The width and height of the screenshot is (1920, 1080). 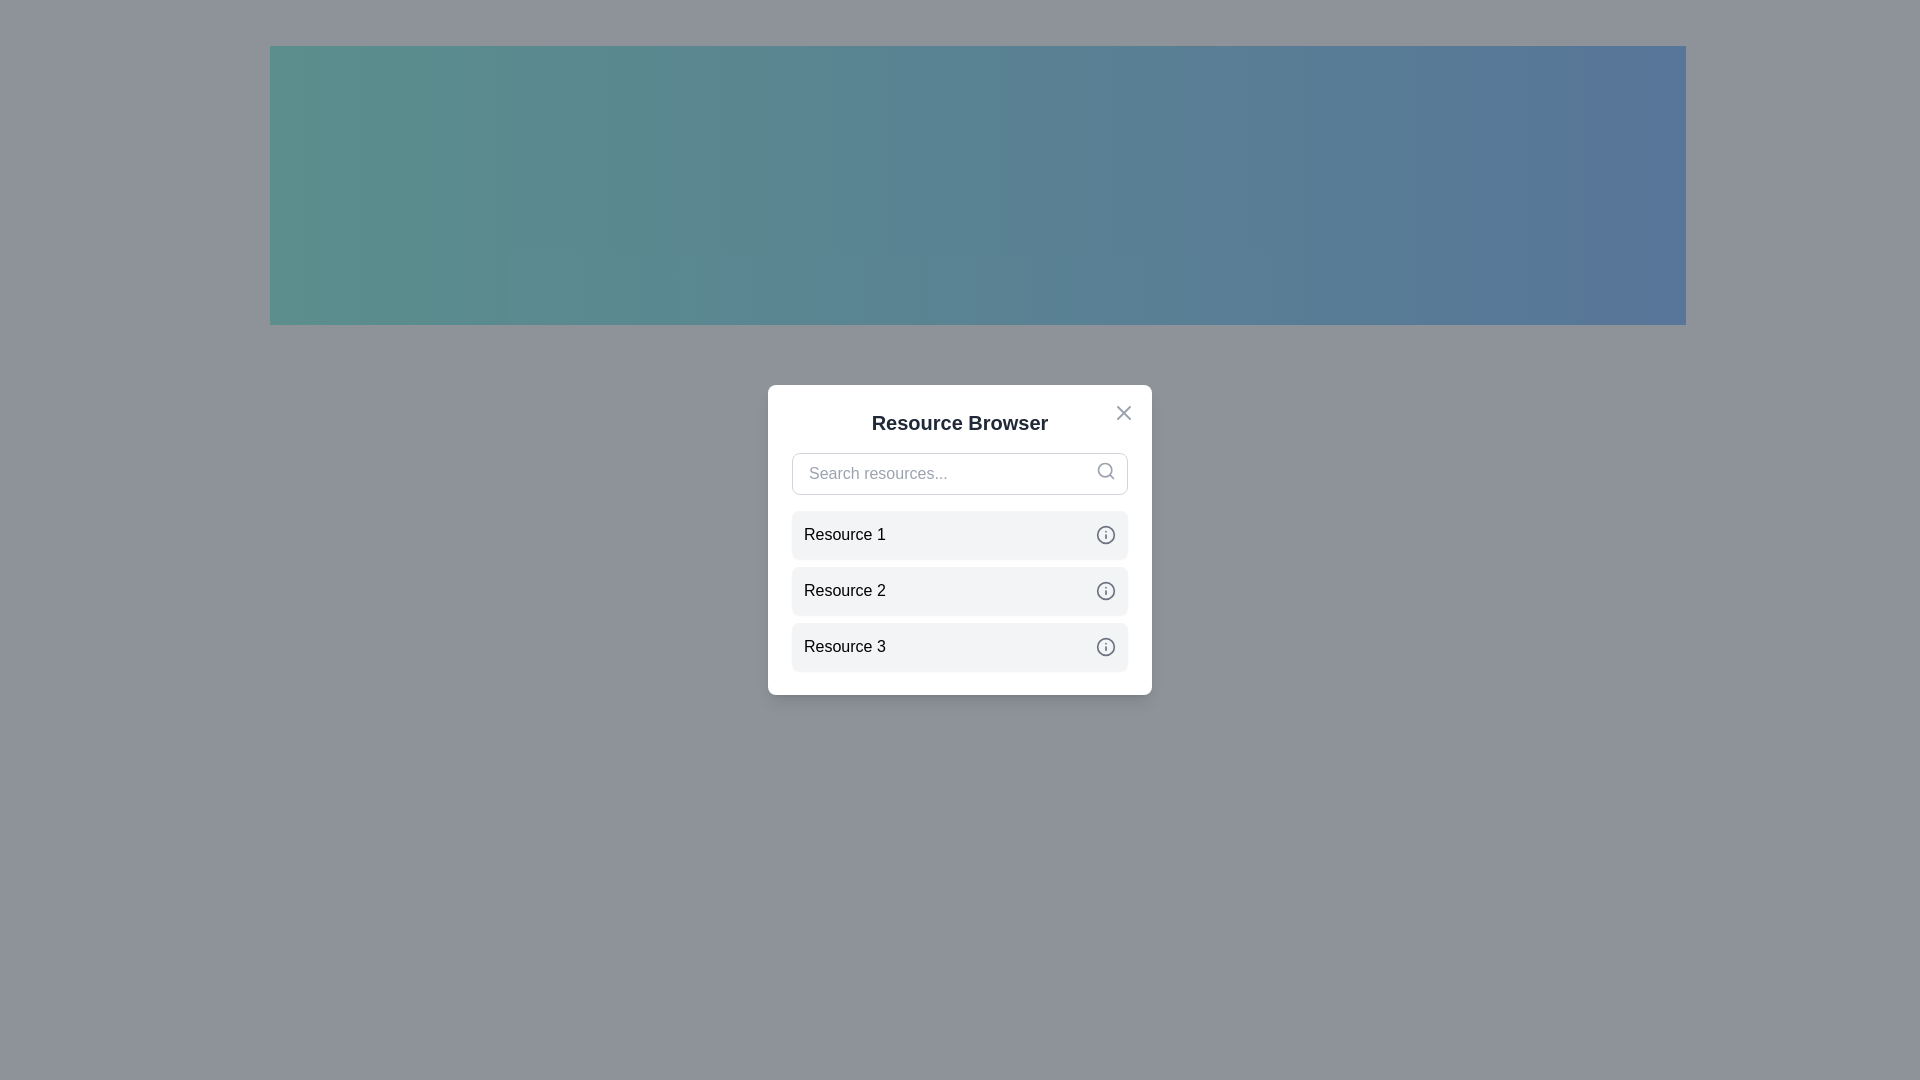 What do you see at coordinates (844, 647) in the screenshot?
I see `the text label 'Resource 3' which is located in the third row of the card layout, positioned to the left of a circular icon` at bounding box center [844, 647].